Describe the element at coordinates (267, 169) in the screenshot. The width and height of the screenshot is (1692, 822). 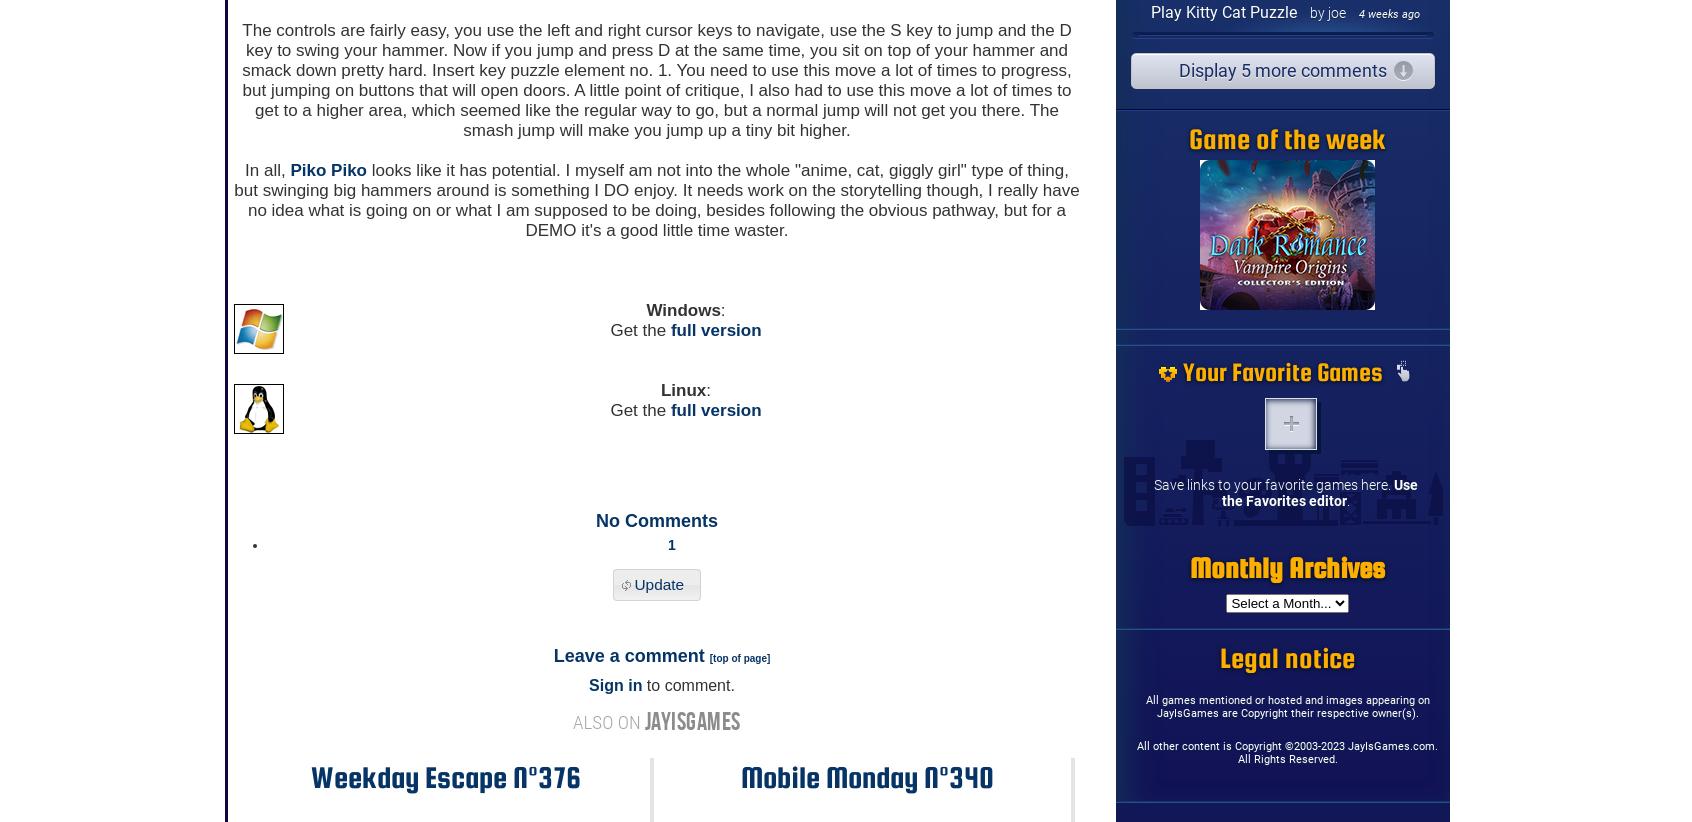
I see `'In all,'` at that location.